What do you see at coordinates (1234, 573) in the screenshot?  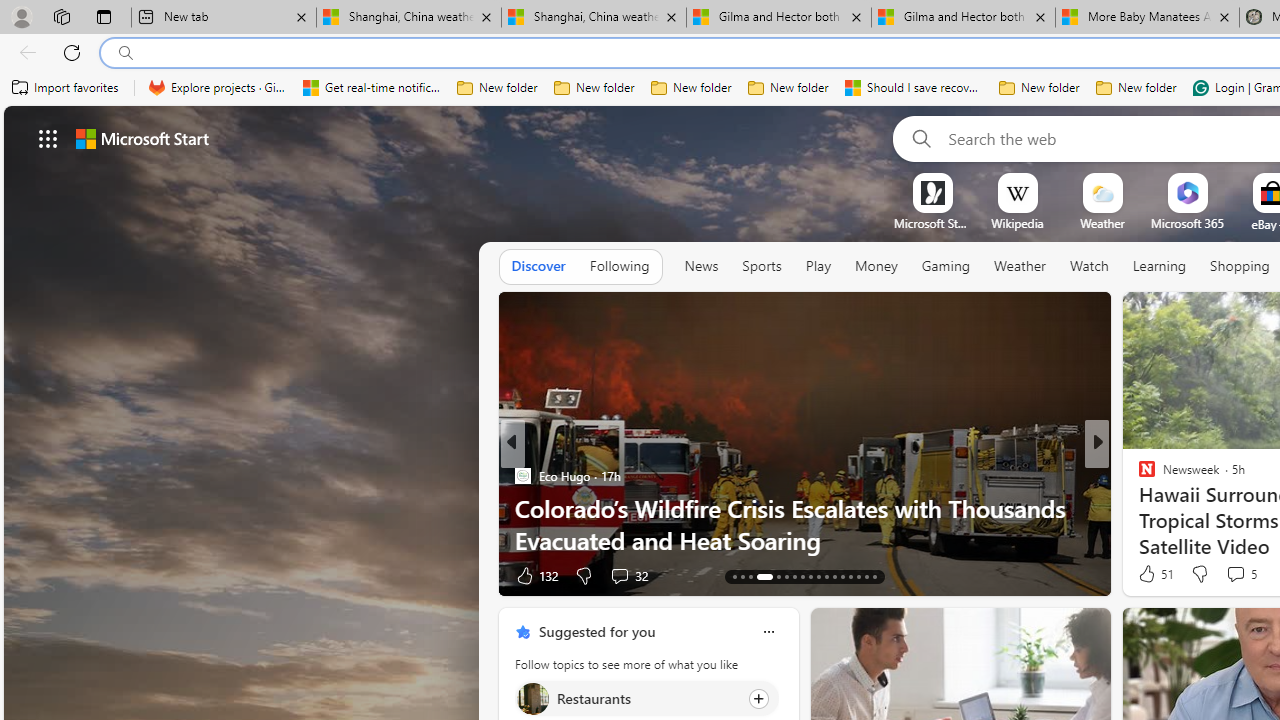 I see `'View comments 5 Comment'` at bounding box center [1234, 573].